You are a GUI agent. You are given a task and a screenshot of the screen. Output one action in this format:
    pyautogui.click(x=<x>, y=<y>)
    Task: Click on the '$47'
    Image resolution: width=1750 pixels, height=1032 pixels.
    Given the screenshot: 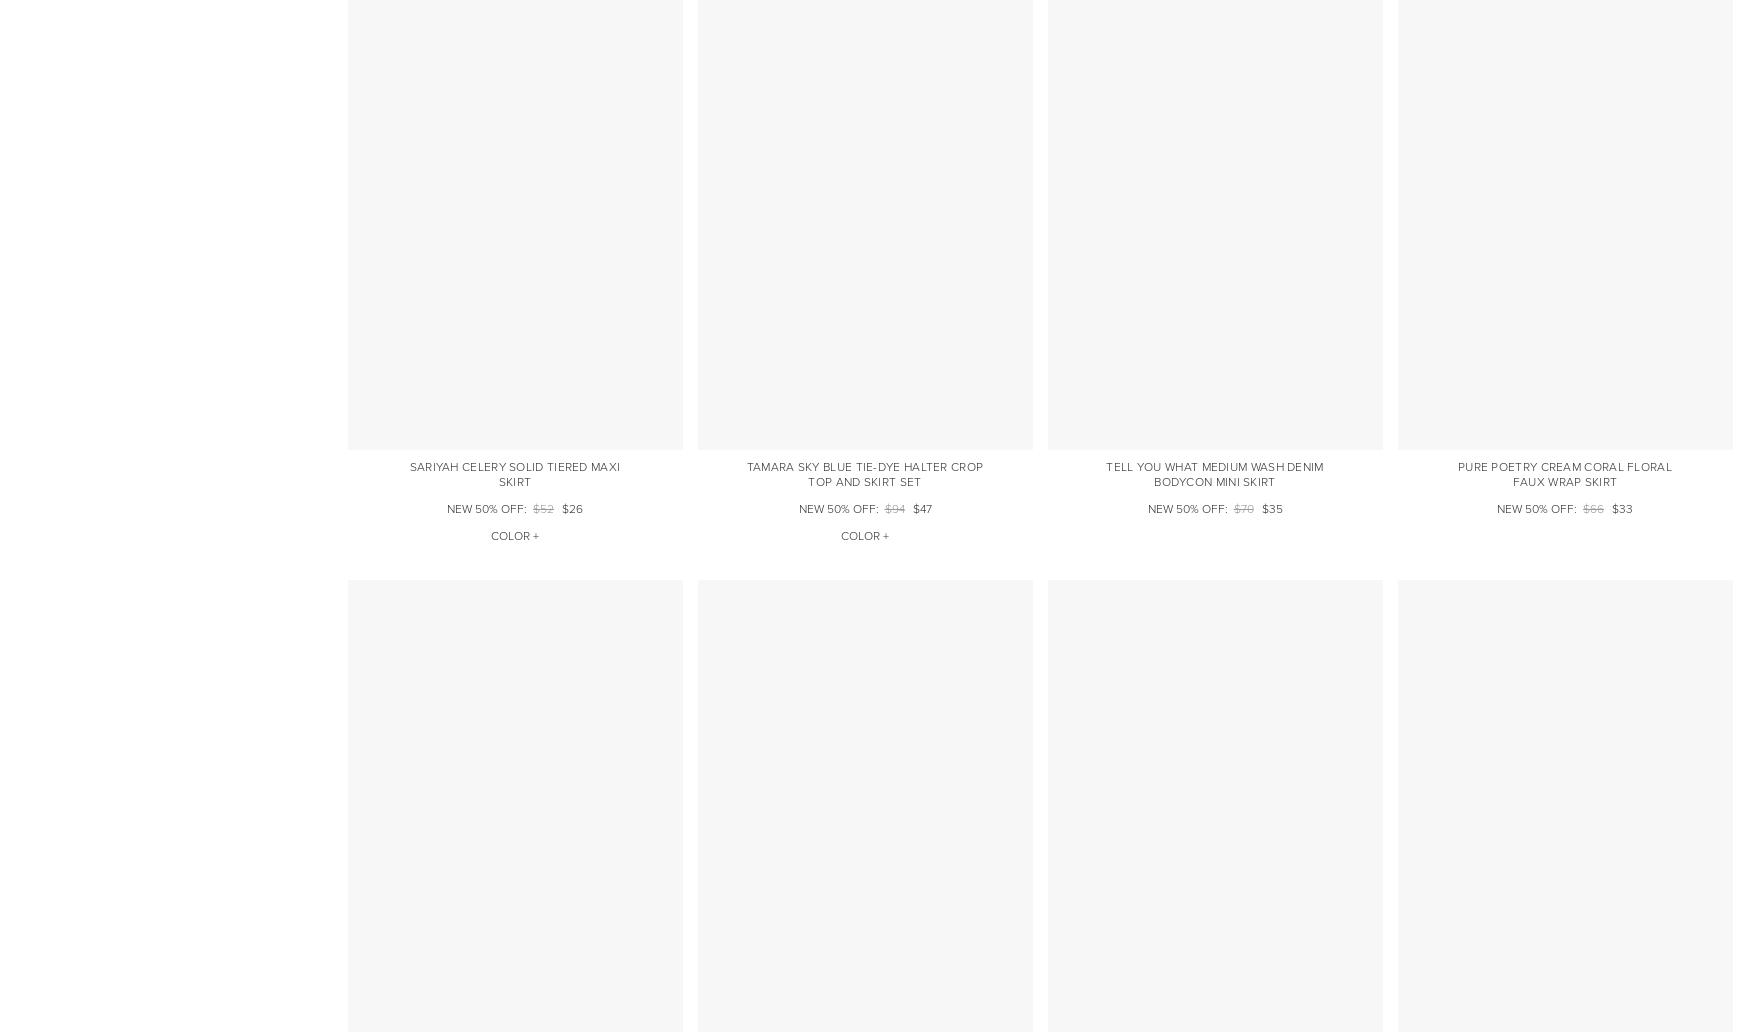 What is the action you would take?
    pyautogui.click(x=910, y=507)
    